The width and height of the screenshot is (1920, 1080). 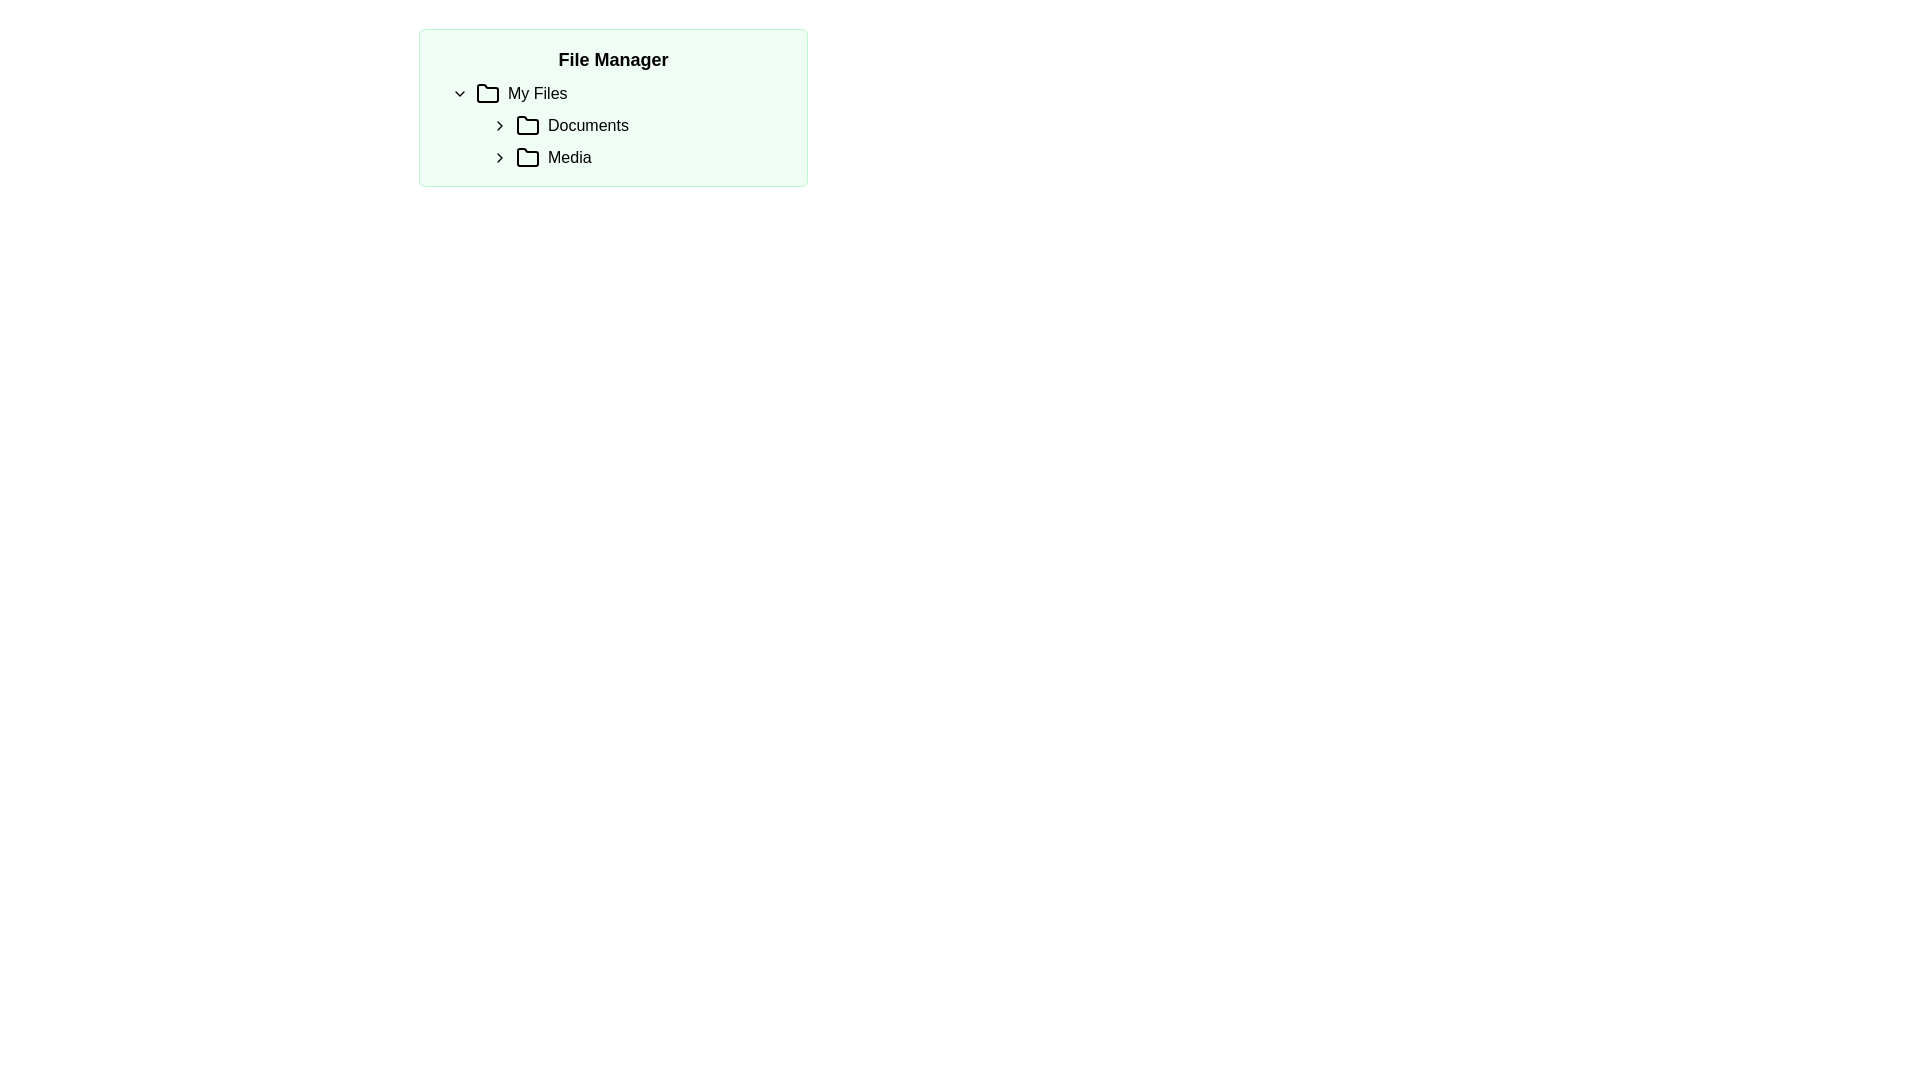 I want to click on the Right-facing chevron icon used to denote an expandable item in the Media section, so click(x=499, y=157).